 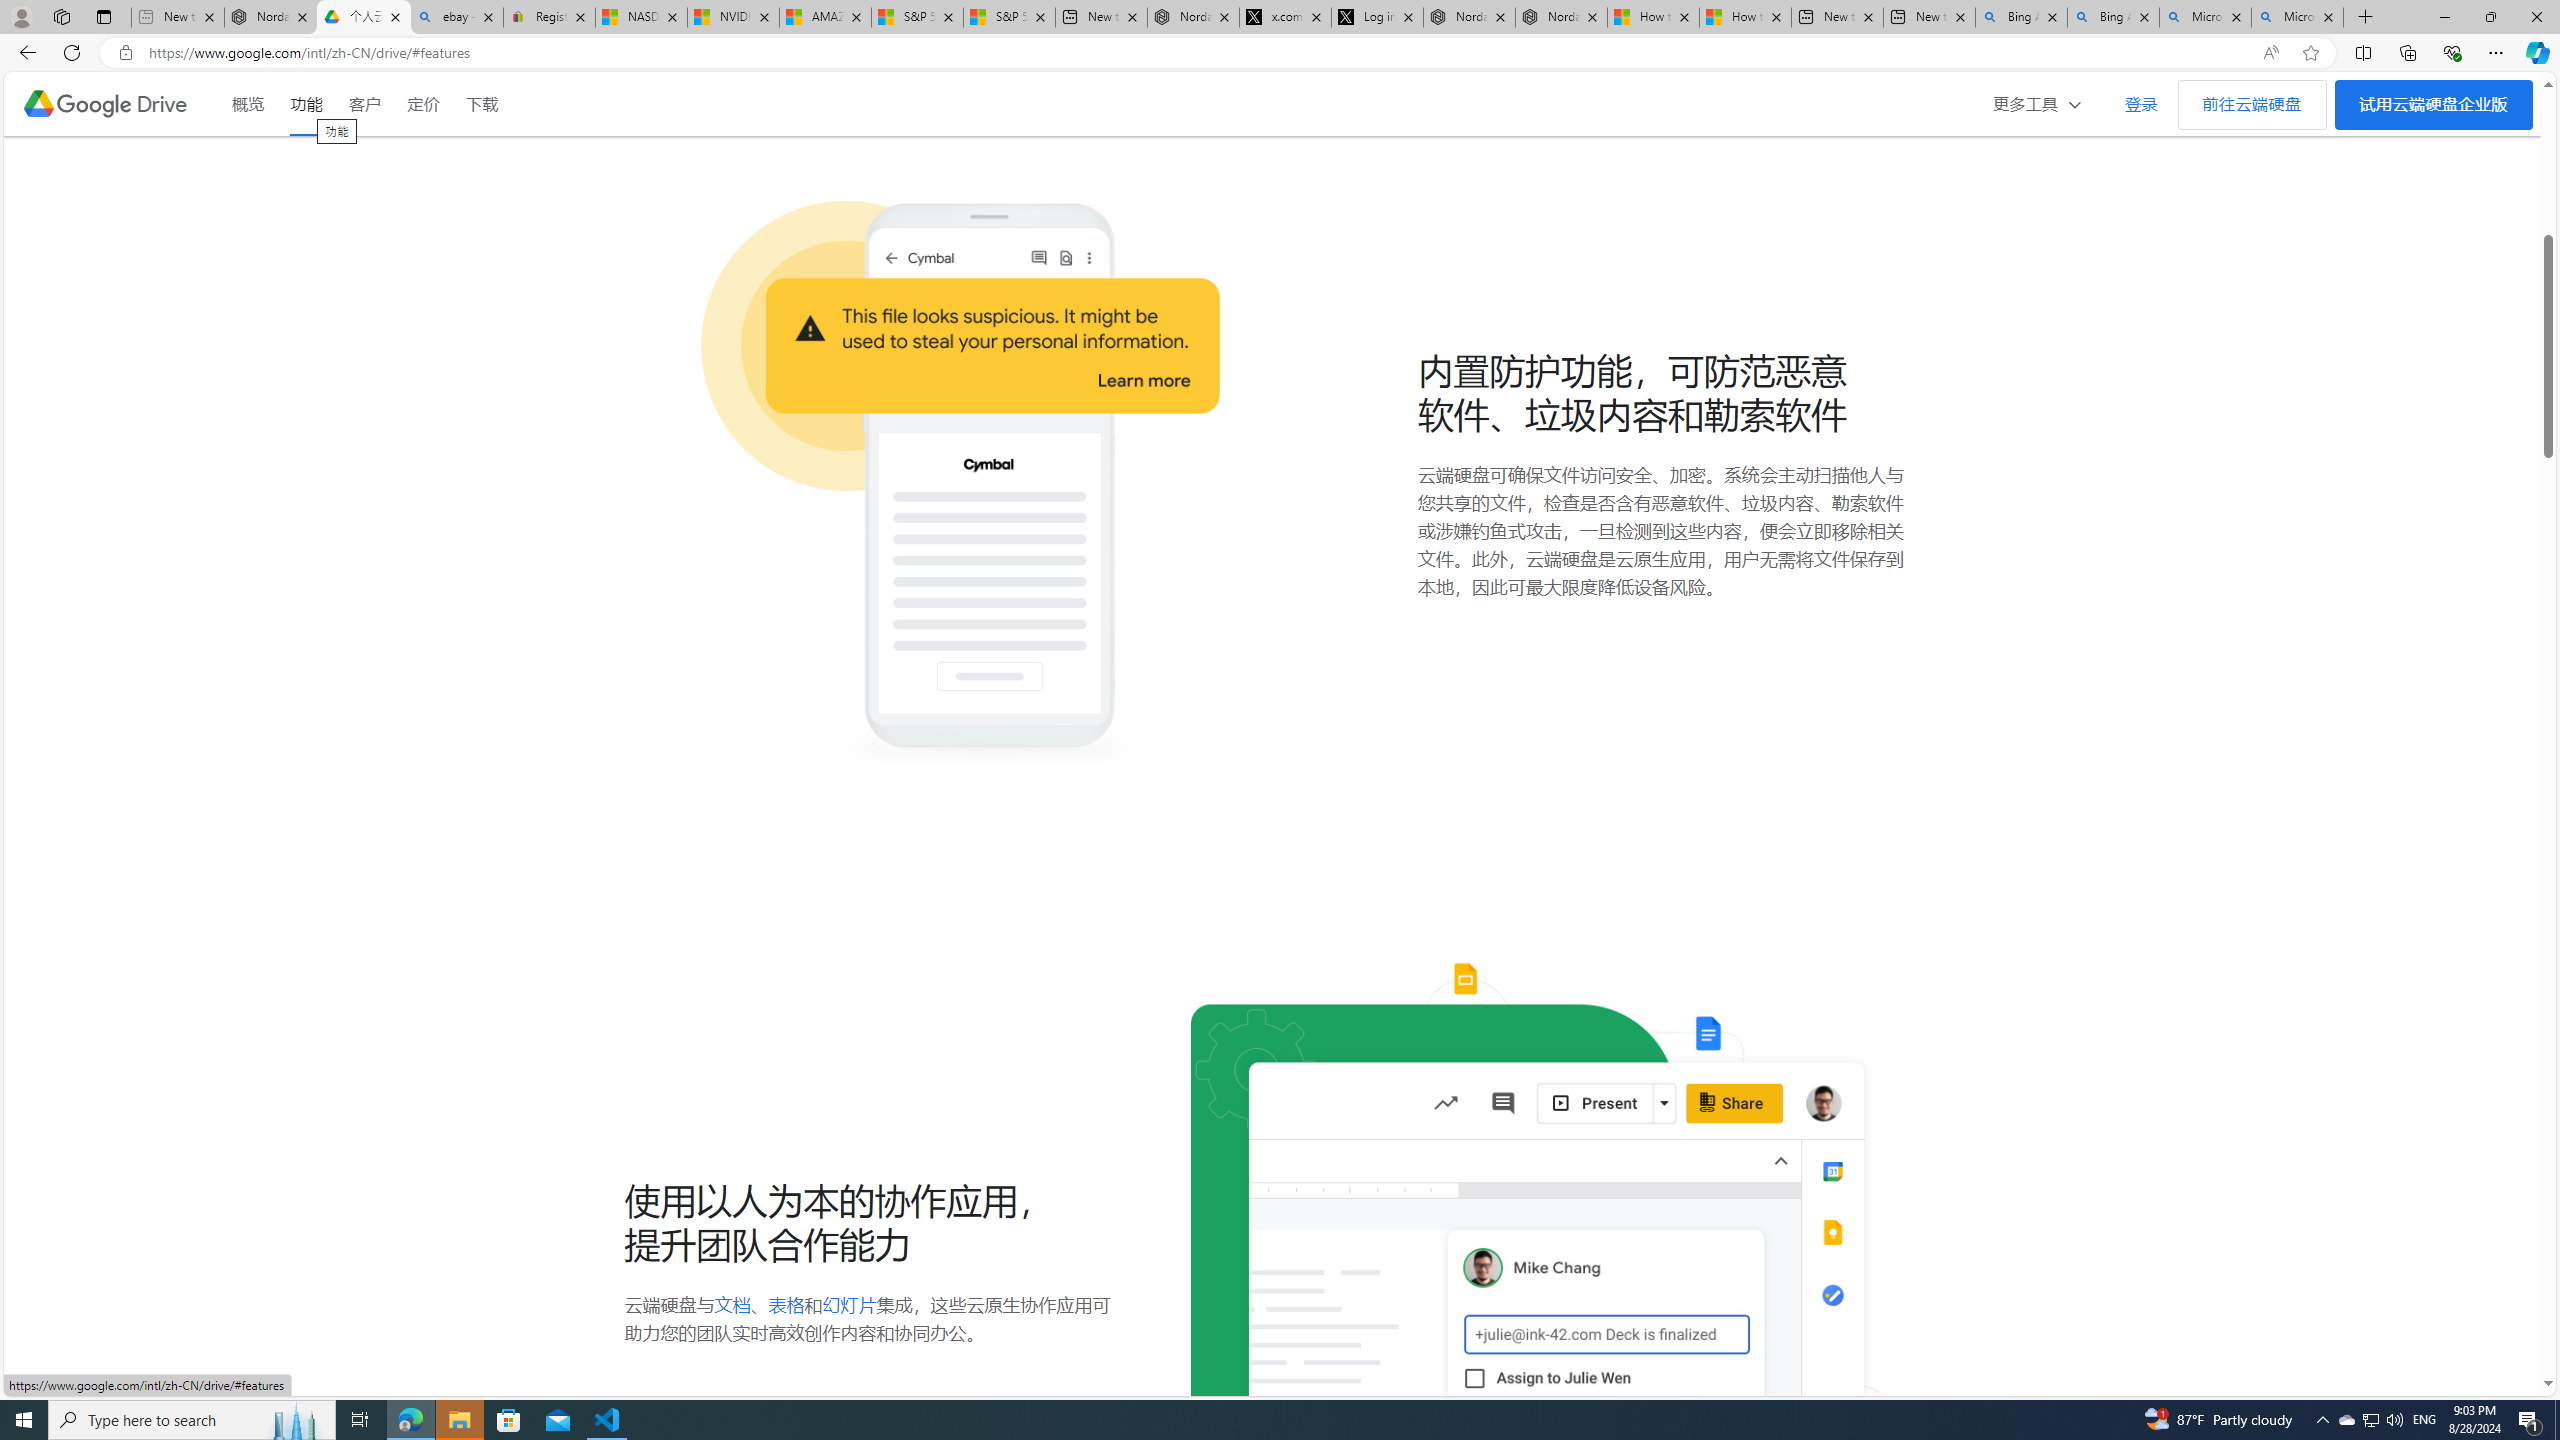 What do you see at coordinates (1744, 16) in the screenshot?
I see `'How to Use a Monitor With Your Closed Laptop'` at bounding box center [1744, 16].